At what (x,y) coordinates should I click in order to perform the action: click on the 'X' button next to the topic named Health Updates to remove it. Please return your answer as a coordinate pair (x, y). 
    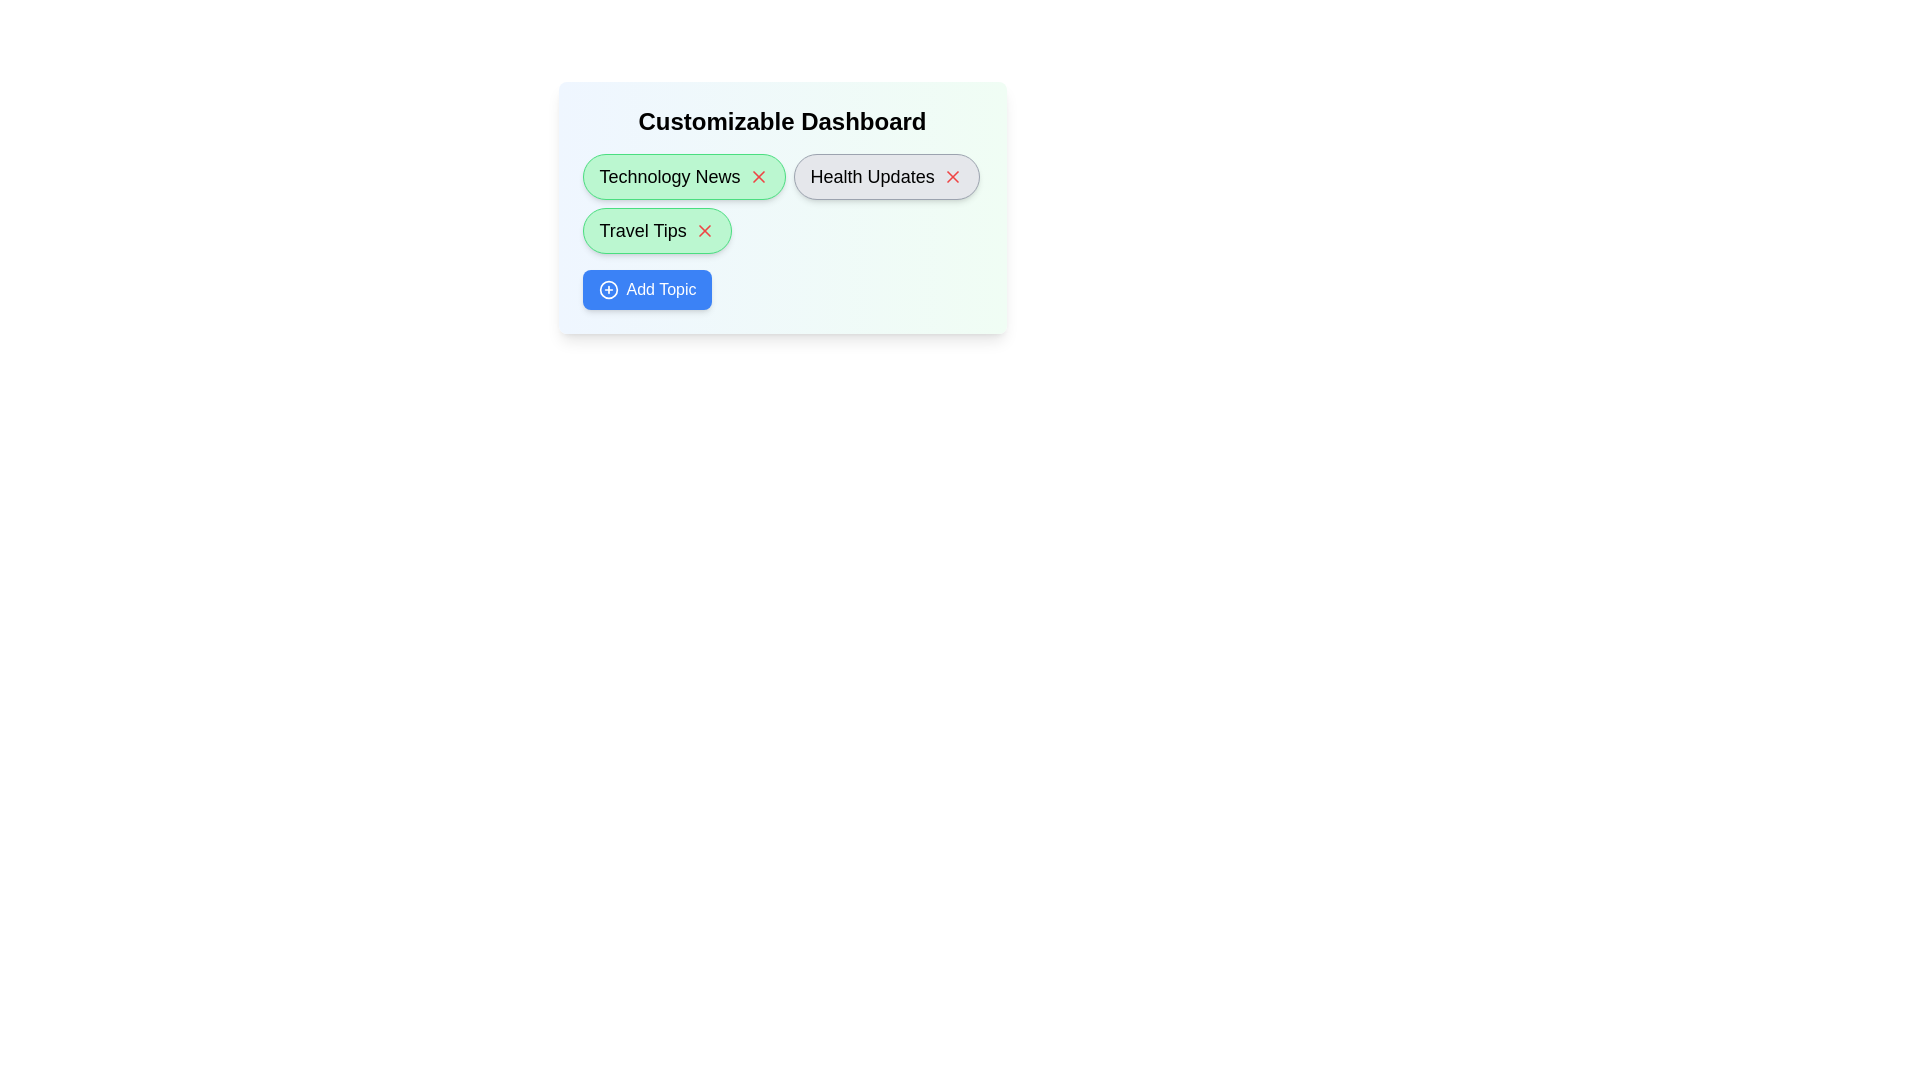
    Looking at the image, I should click on (951, 176).